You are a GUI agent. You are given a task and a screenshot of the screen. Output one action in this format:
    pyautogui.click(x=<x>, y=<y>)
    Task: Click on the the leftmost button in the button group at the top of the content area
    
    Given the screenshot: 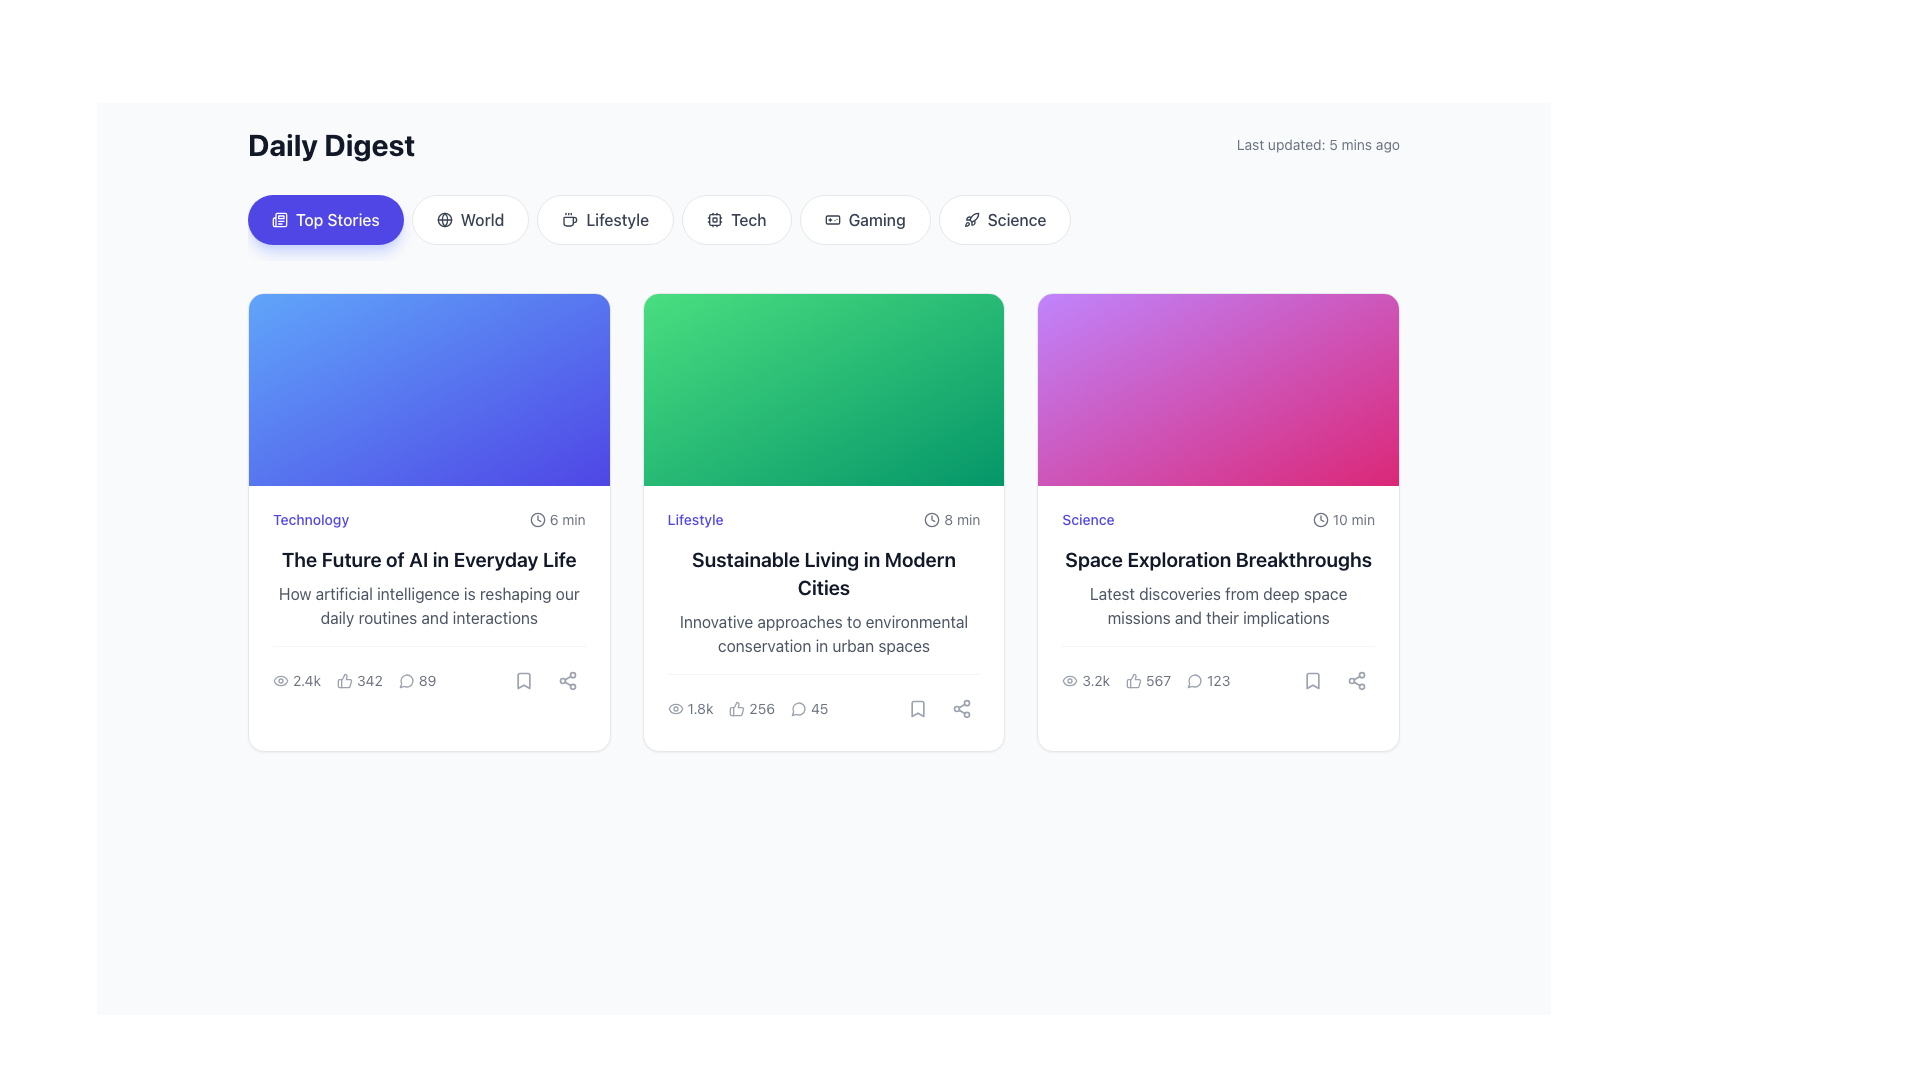 What is the action you would take?
    pyautogui.click(x=325, y=219)
    